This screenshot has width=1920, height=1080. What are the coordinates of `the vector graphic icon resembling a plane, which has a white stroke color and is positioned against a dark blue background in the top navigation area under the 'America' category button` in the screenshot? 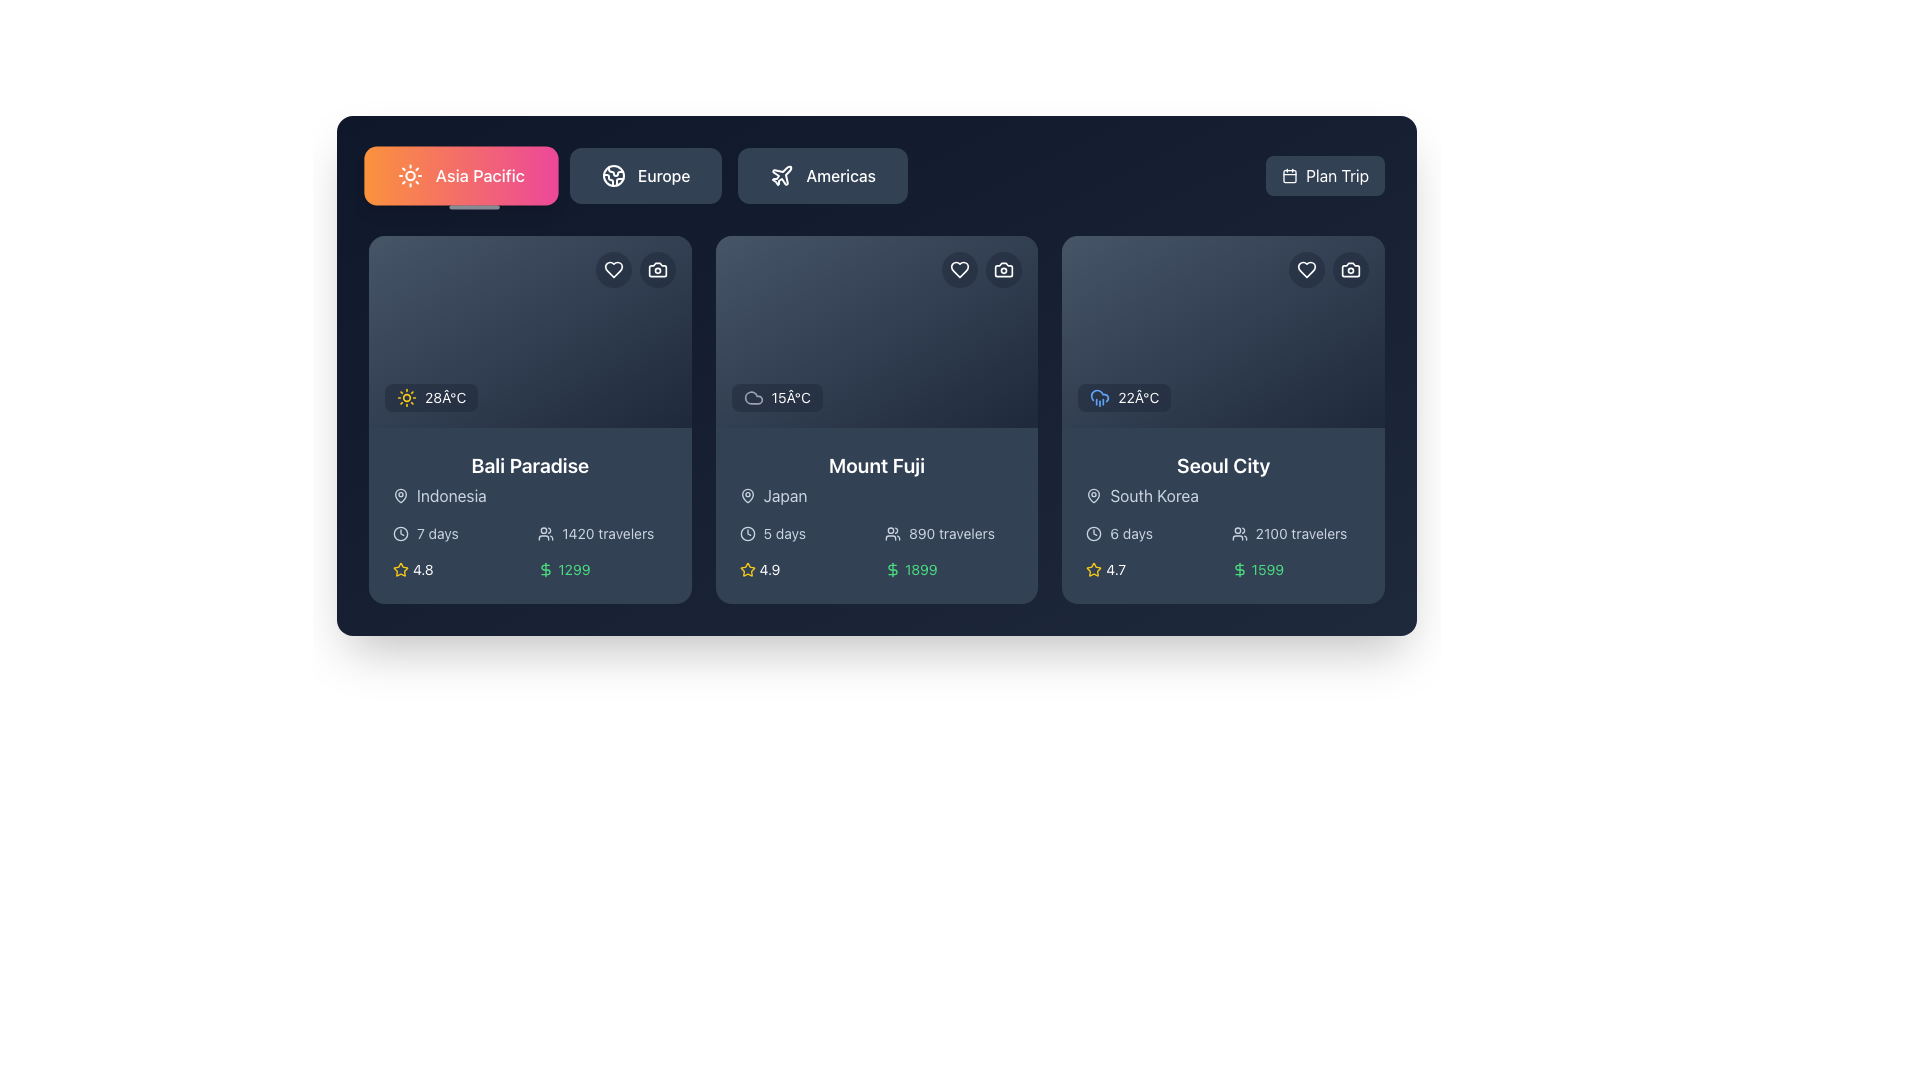 It's located at (781, 174).